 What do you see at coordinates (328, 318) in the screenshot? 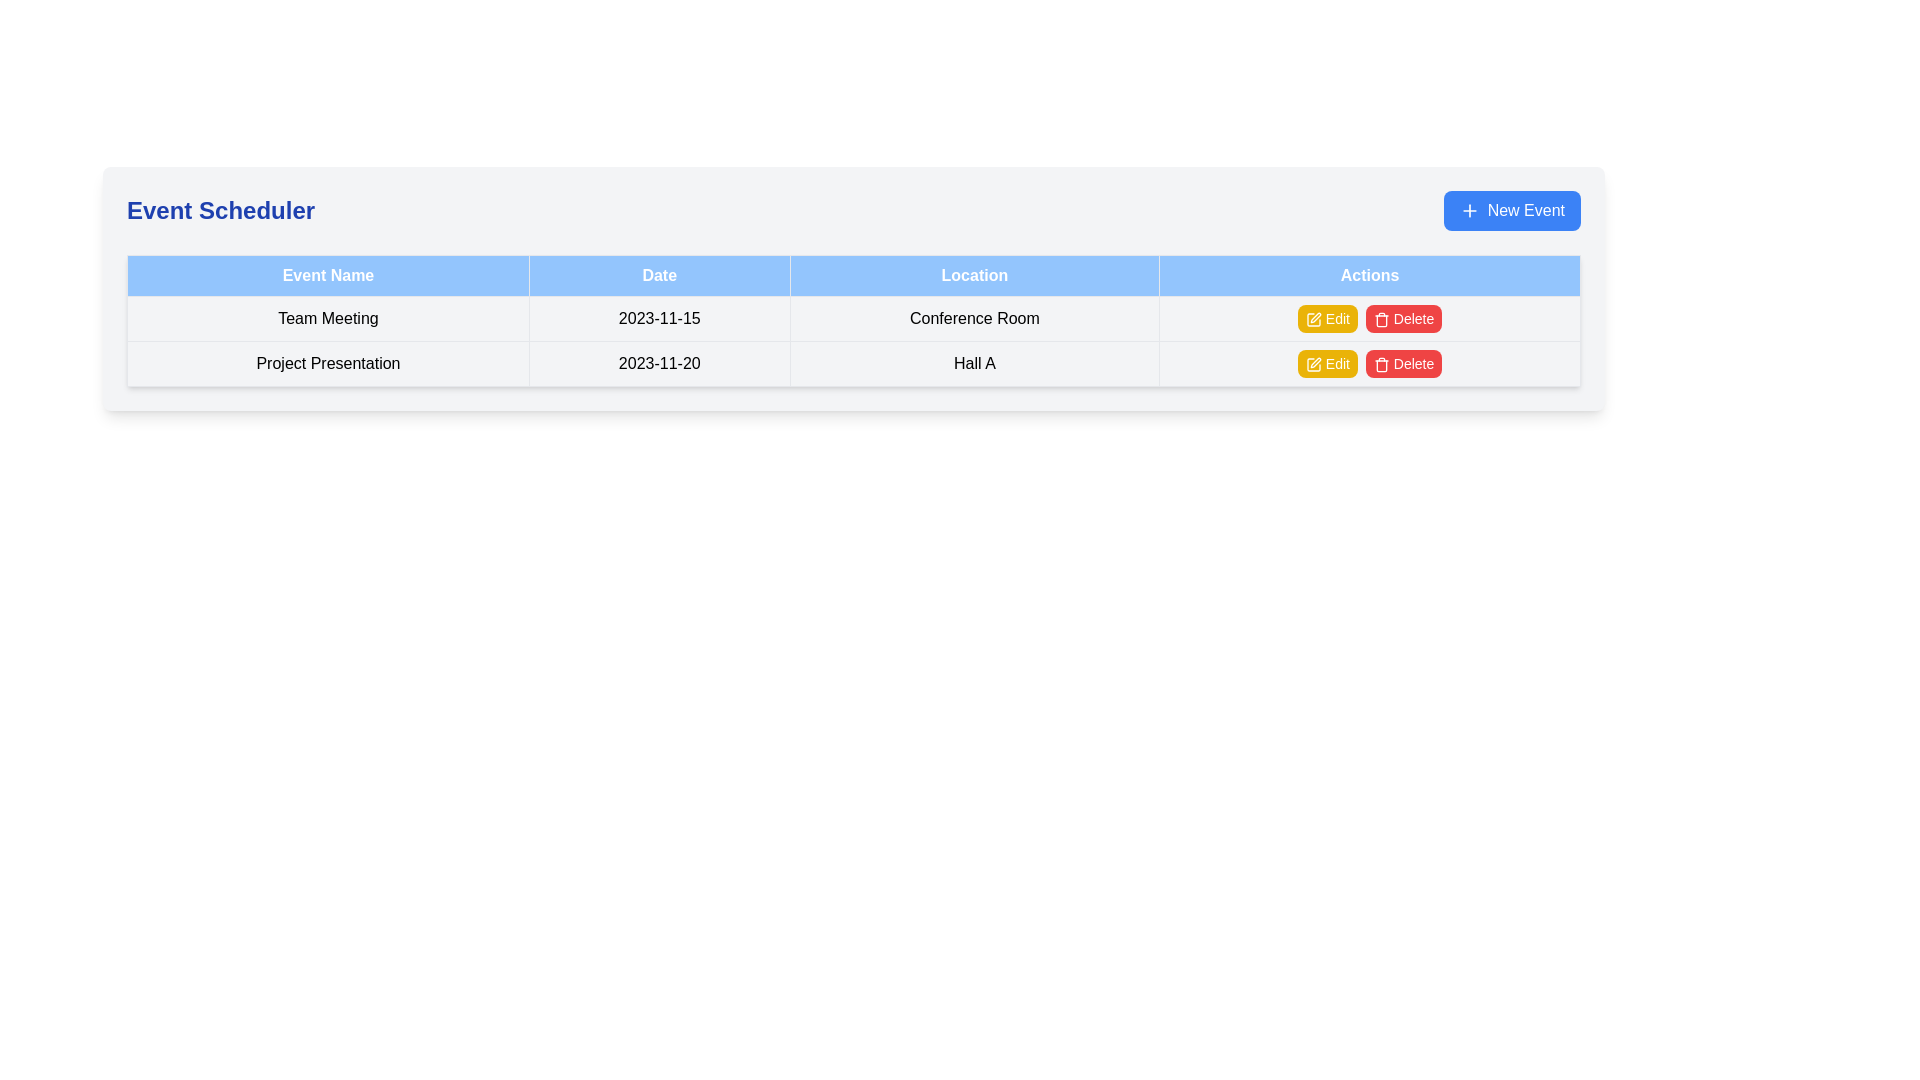
I see `the static text label that displays the name of a scheduled event in the first row under the 'Event Name' column of the scheduling table` at bounding box center [328, 318].